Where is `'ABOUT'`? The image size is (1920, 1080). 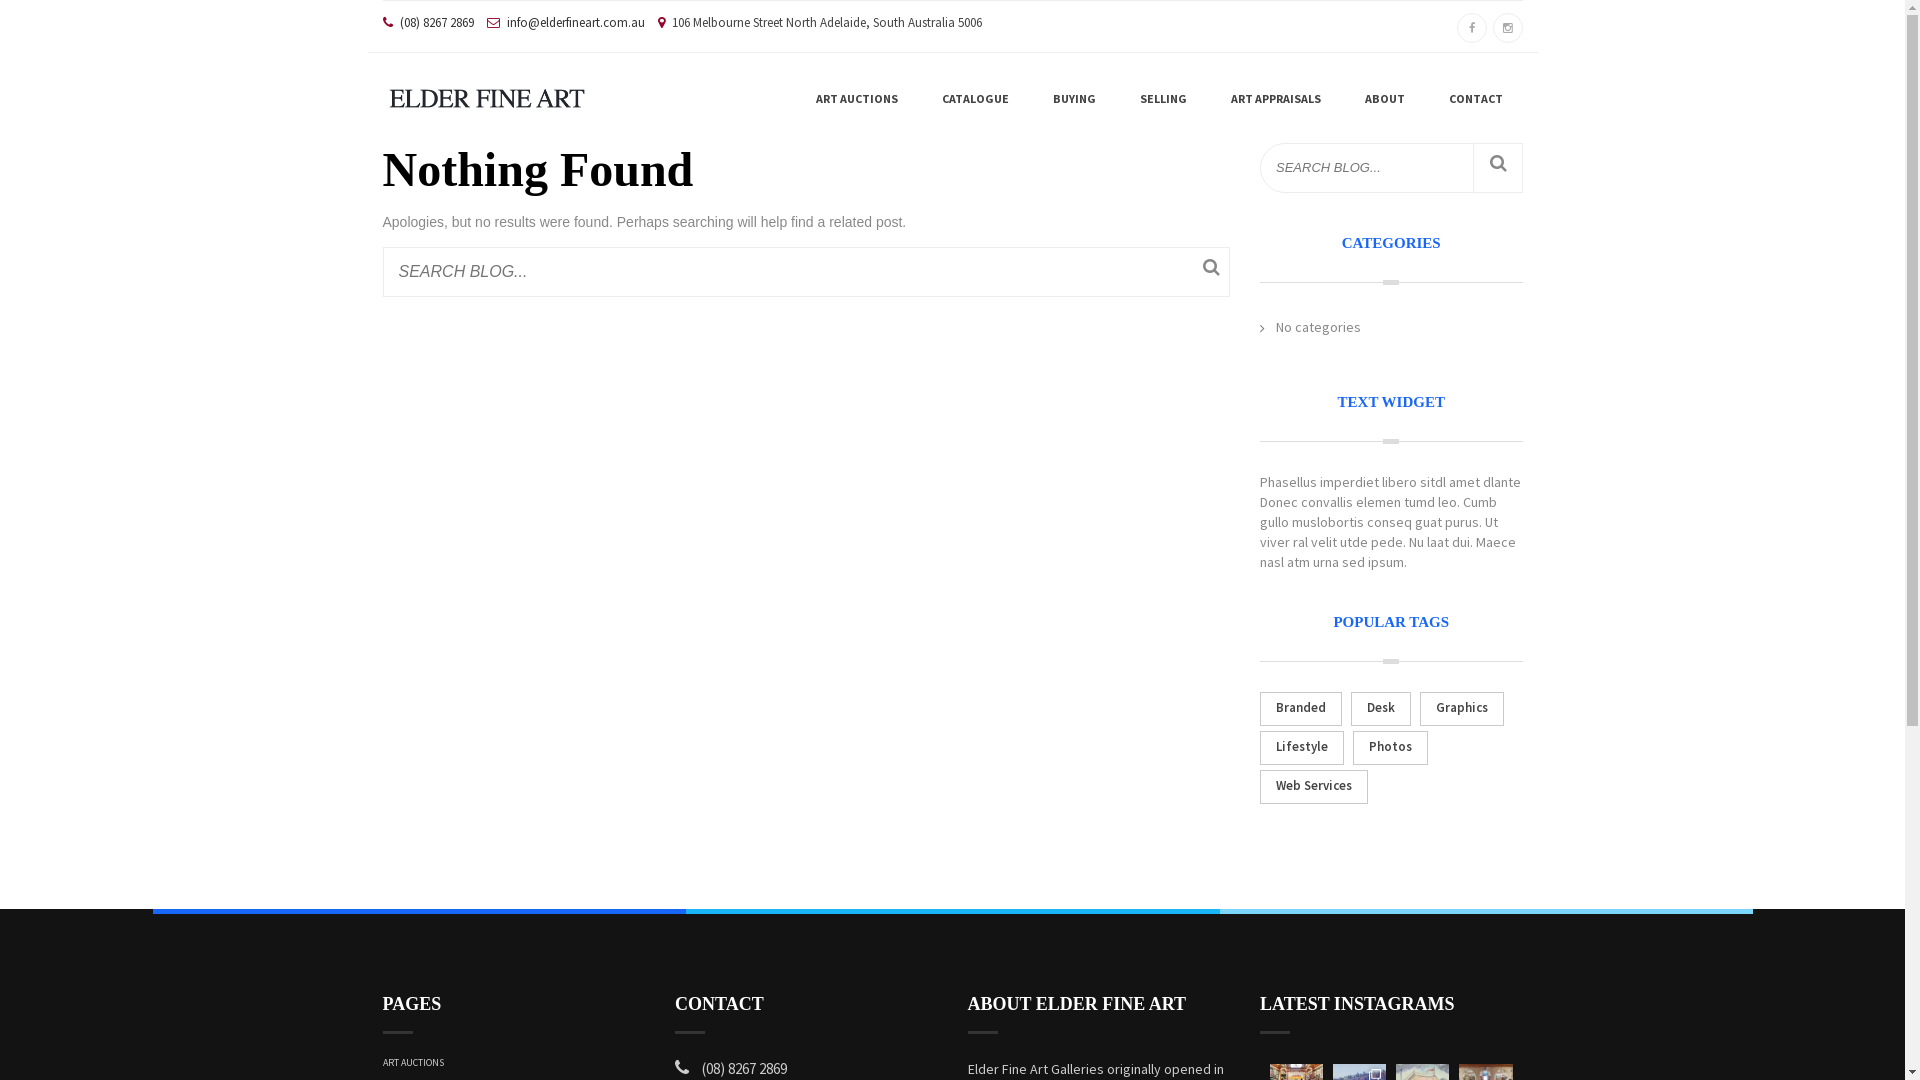
'ABOUT' is located at coordinates (1384, 99).